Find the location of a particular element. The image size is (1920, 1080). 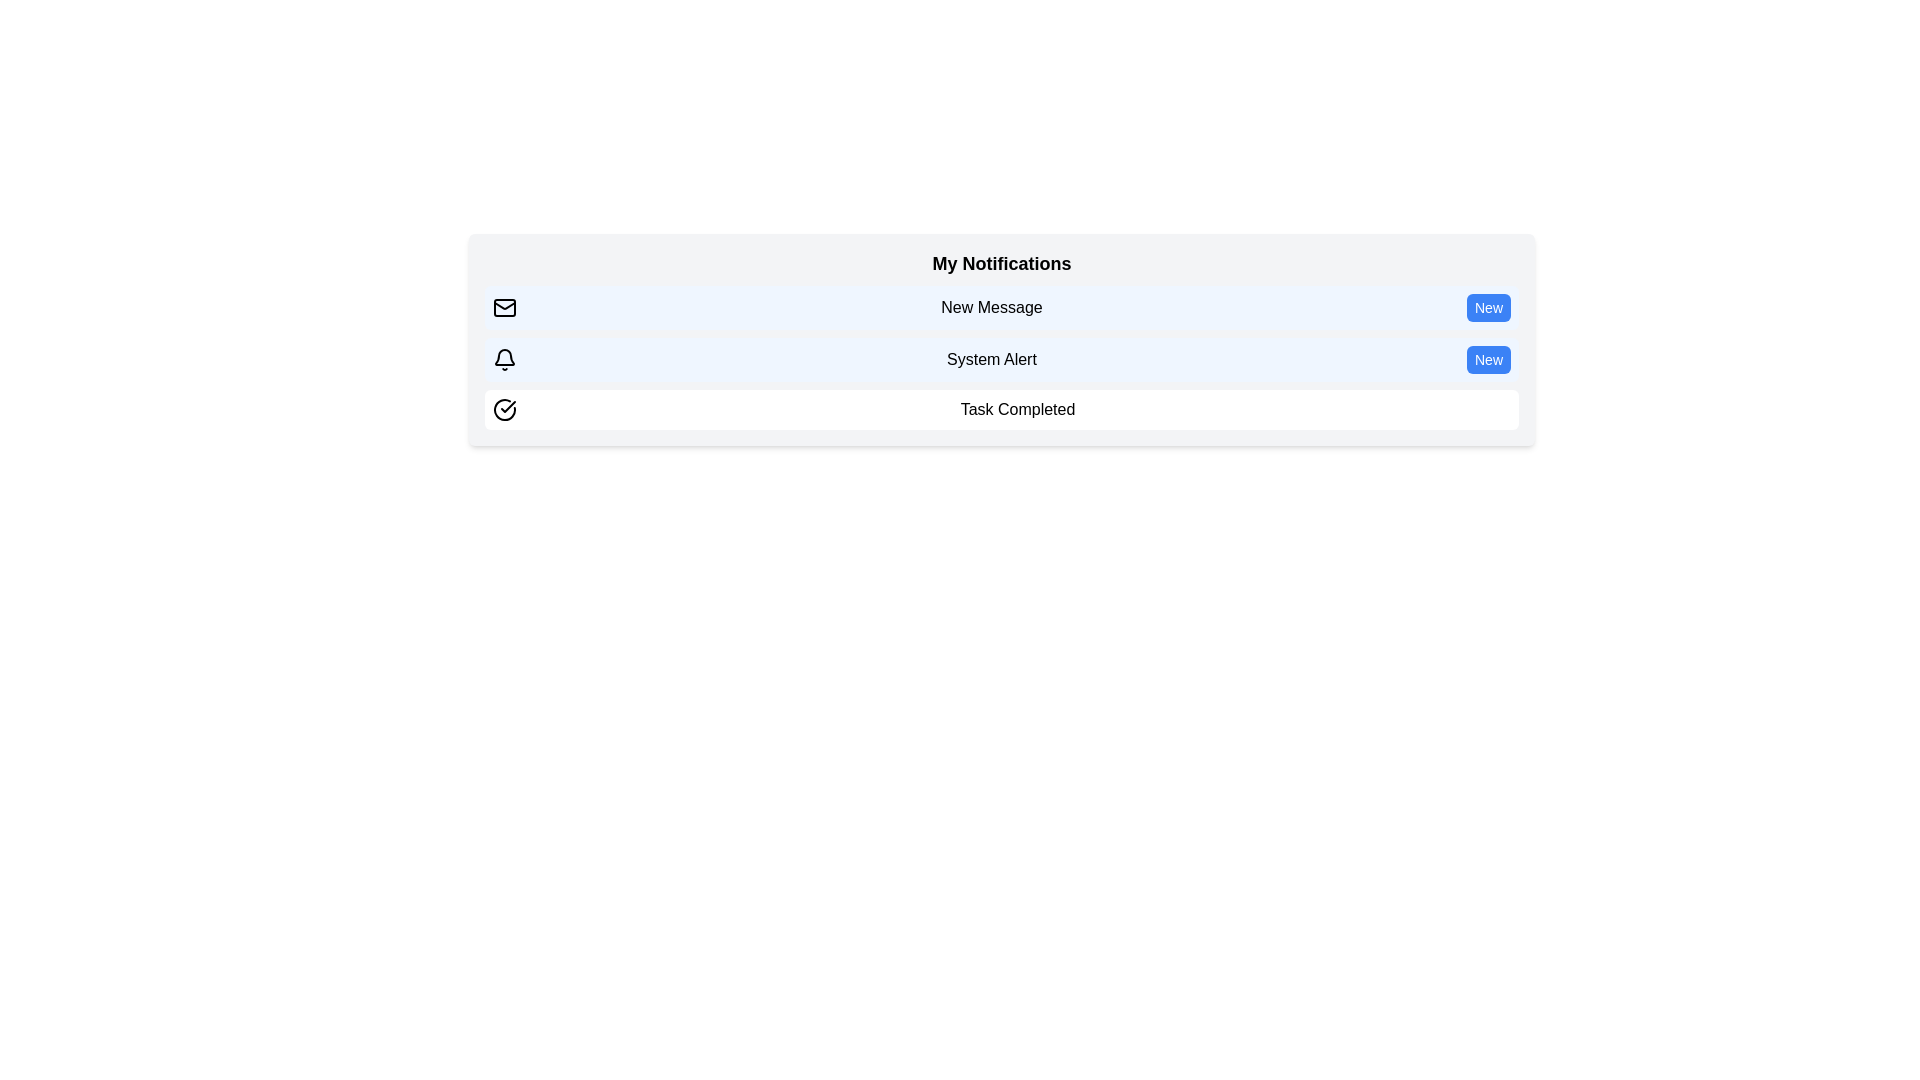

the circular graphic icon indicating a successfully completed task, located to the left of the 'Task Completed' text label in the notification list is located at coordinates (508, 406).